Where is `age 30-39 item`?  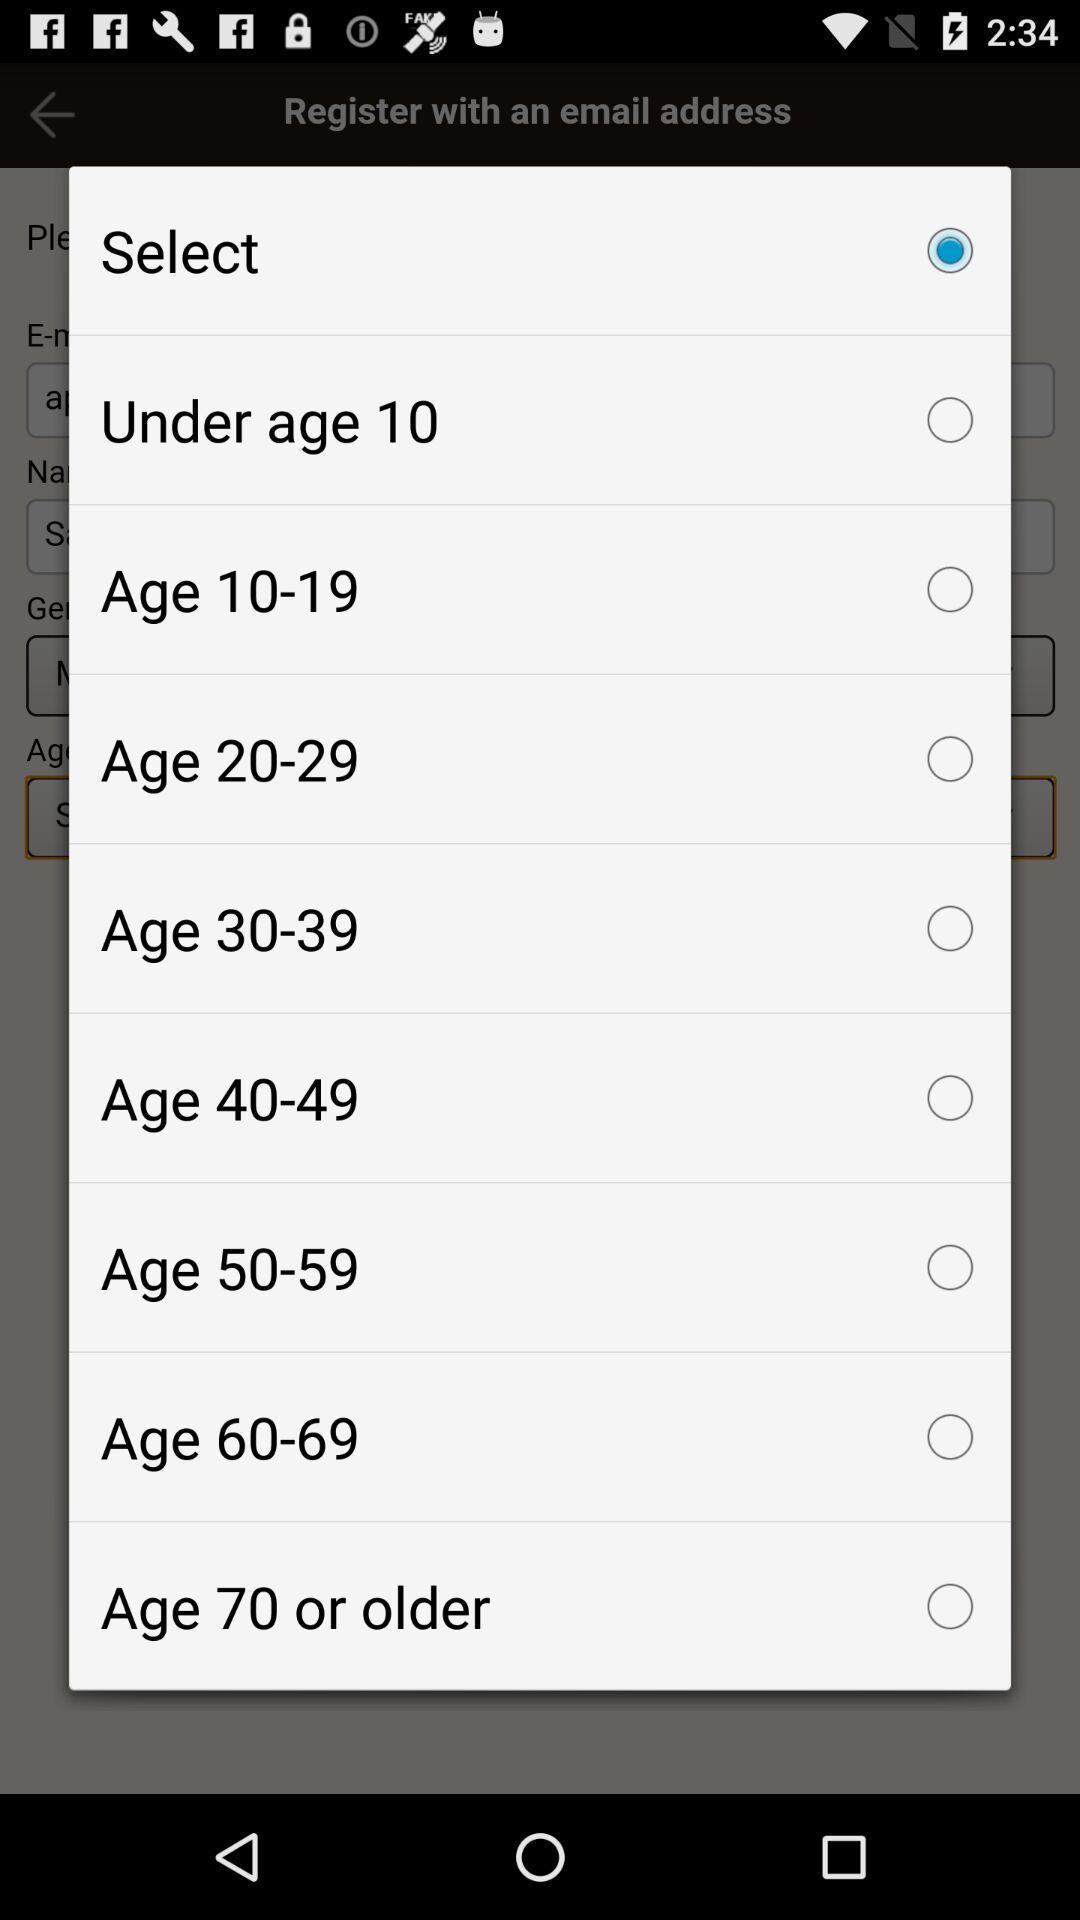
age 30-39 item is located at coordinates (540, 927).